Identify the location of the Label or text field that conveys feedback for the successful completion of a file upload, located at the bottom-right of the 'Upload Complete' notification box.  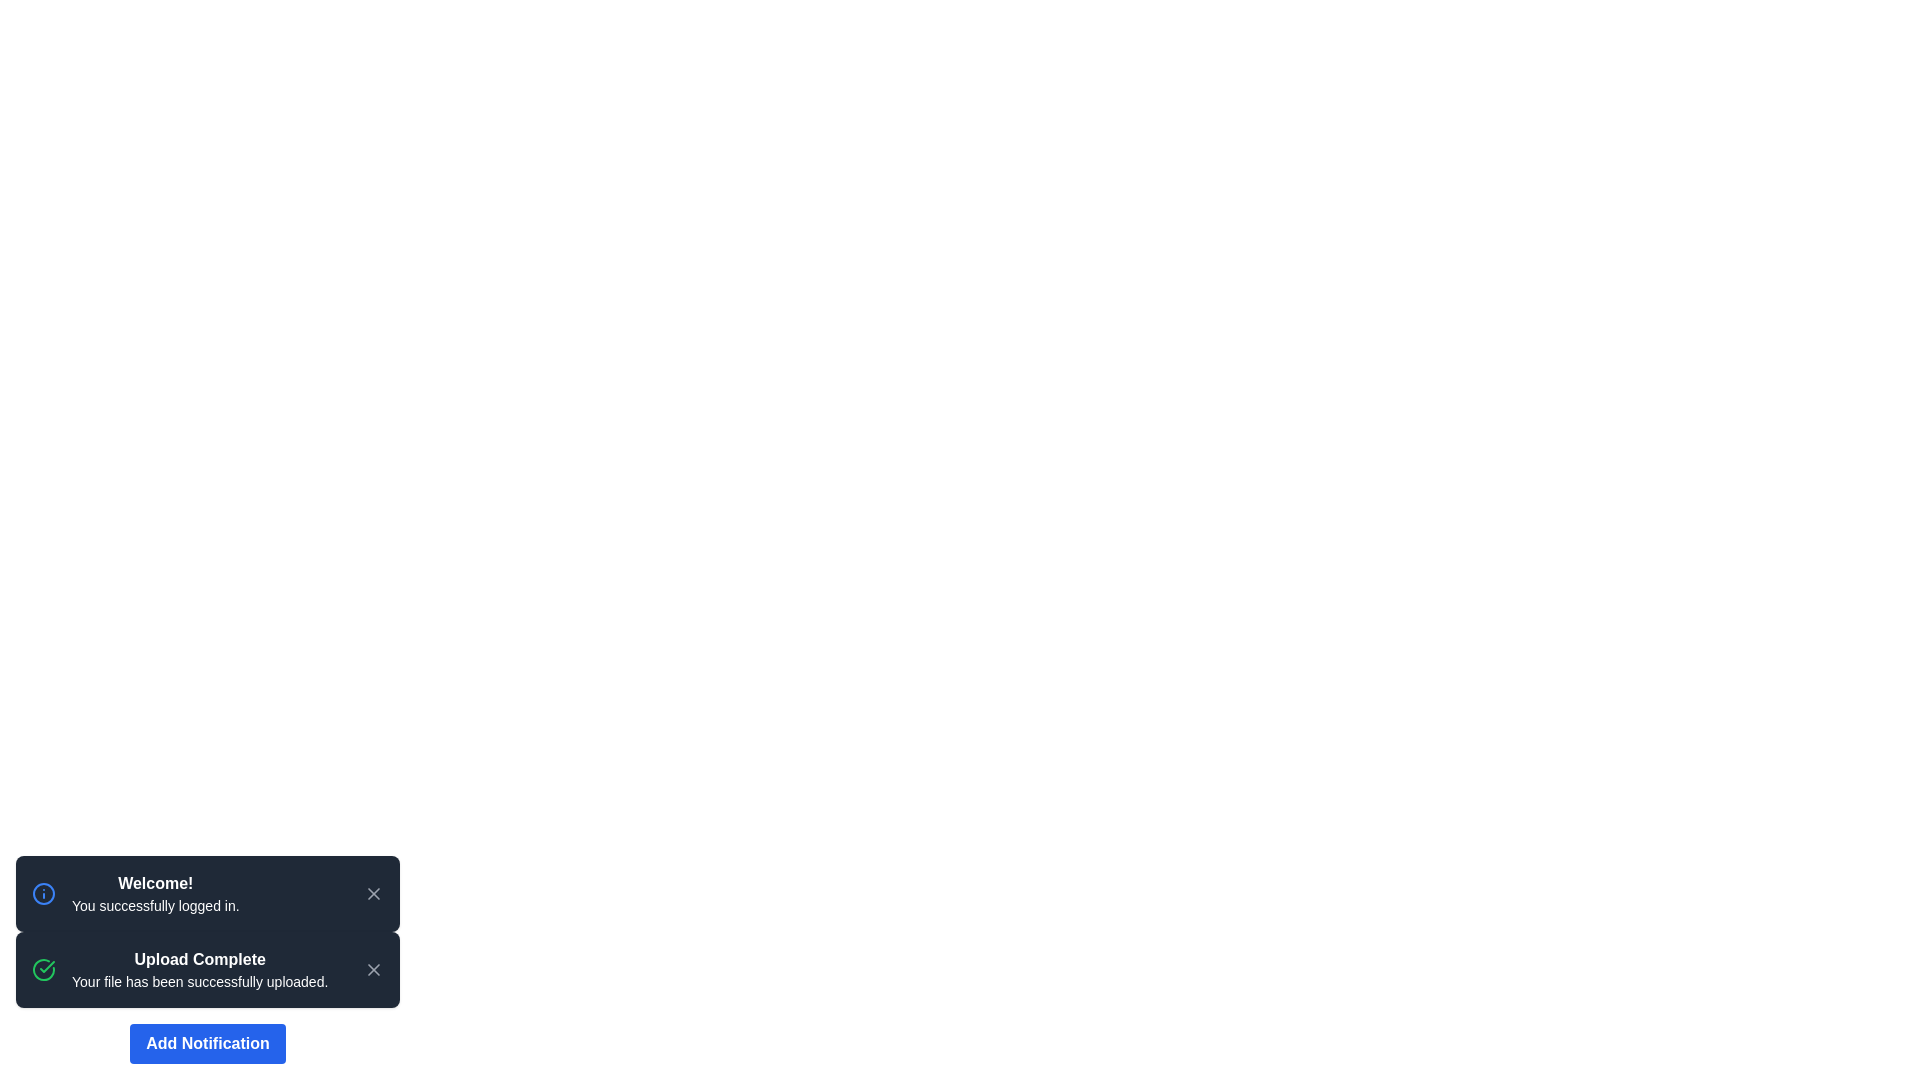
(200, 981).